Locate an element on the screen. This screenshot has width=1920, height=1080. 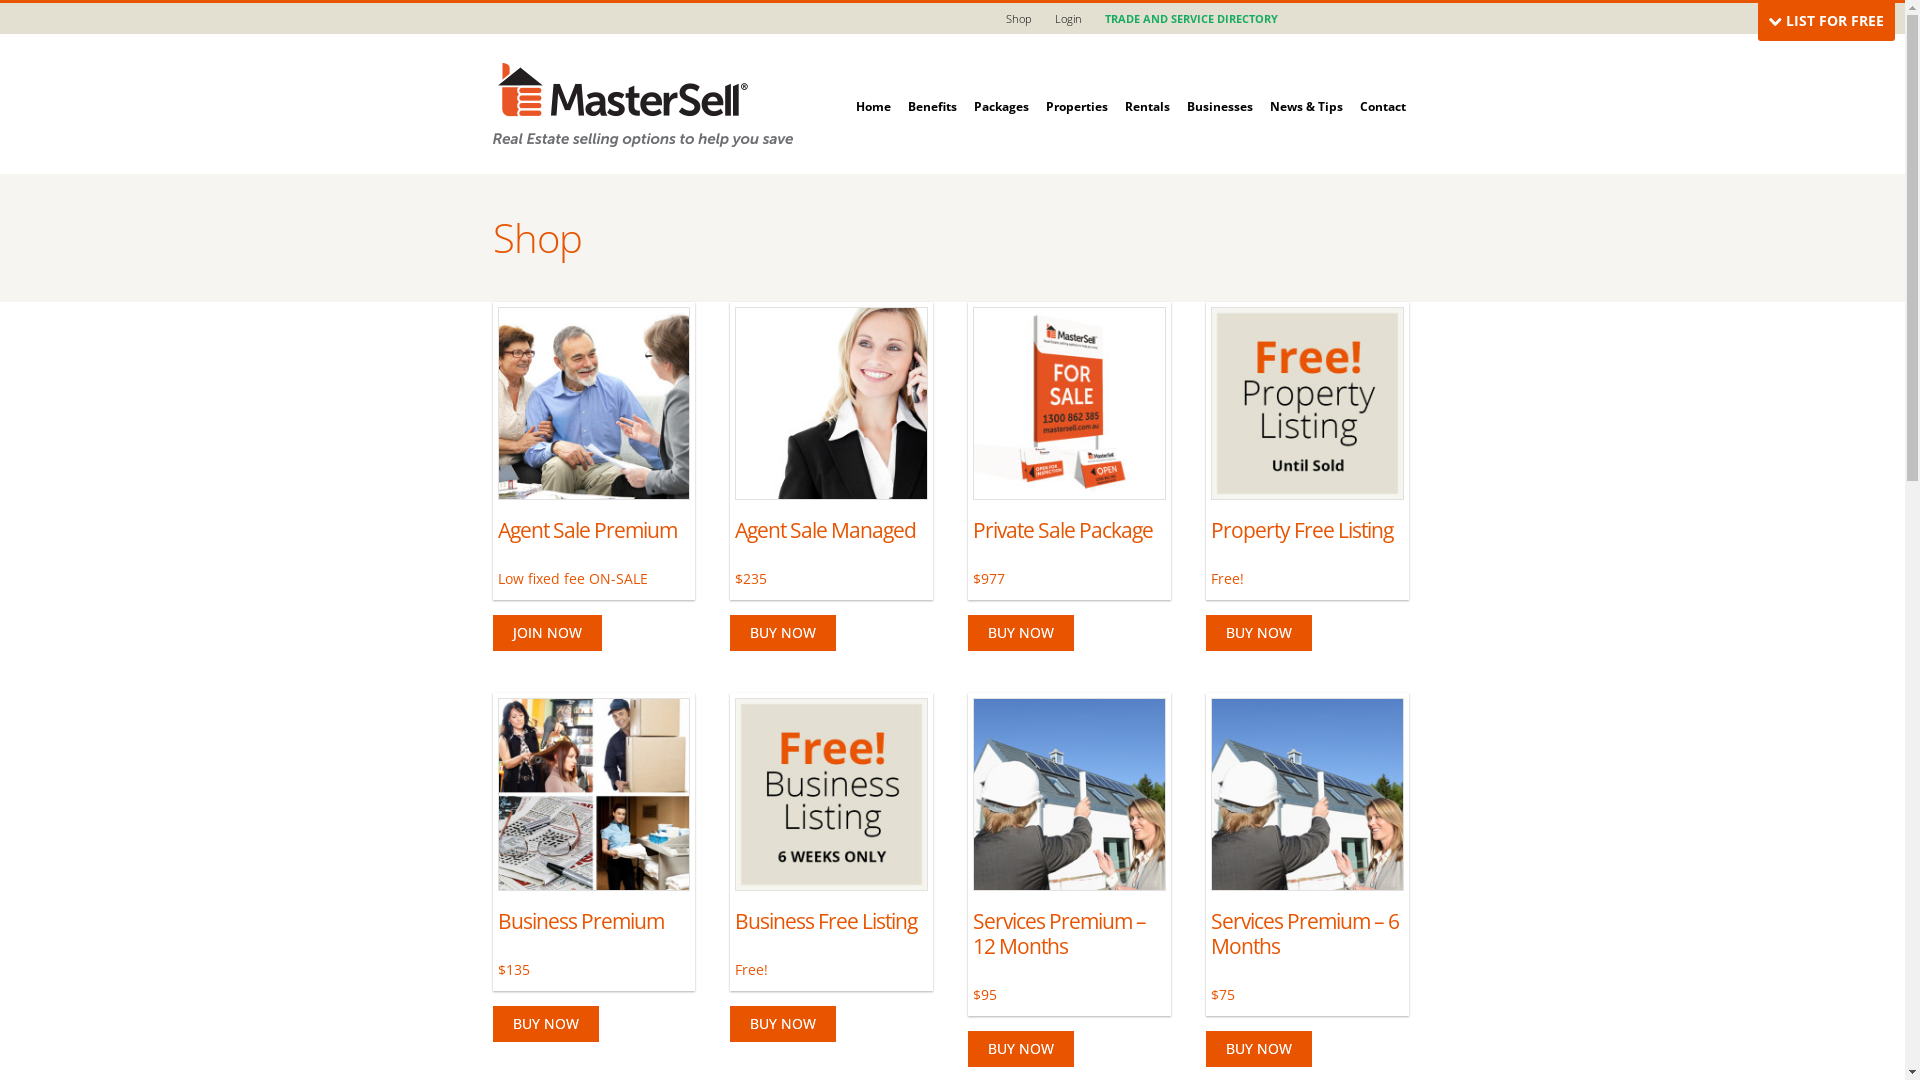
'TRADE AND SERVICE DIRECTORY' is located at coordinates (1093, 18).